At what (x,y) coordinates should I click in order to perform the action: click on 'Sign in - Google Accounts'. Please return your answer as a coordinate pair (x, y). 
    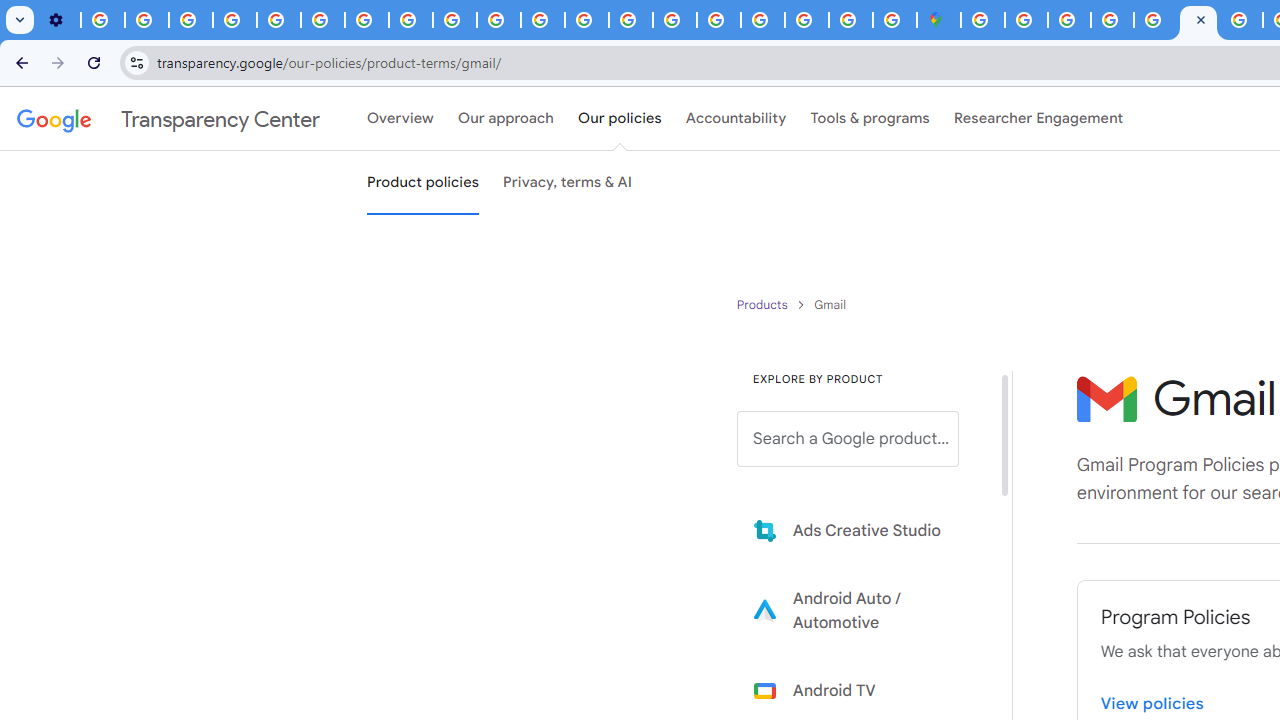
    Looking at the image, I should click on (1026, 20).